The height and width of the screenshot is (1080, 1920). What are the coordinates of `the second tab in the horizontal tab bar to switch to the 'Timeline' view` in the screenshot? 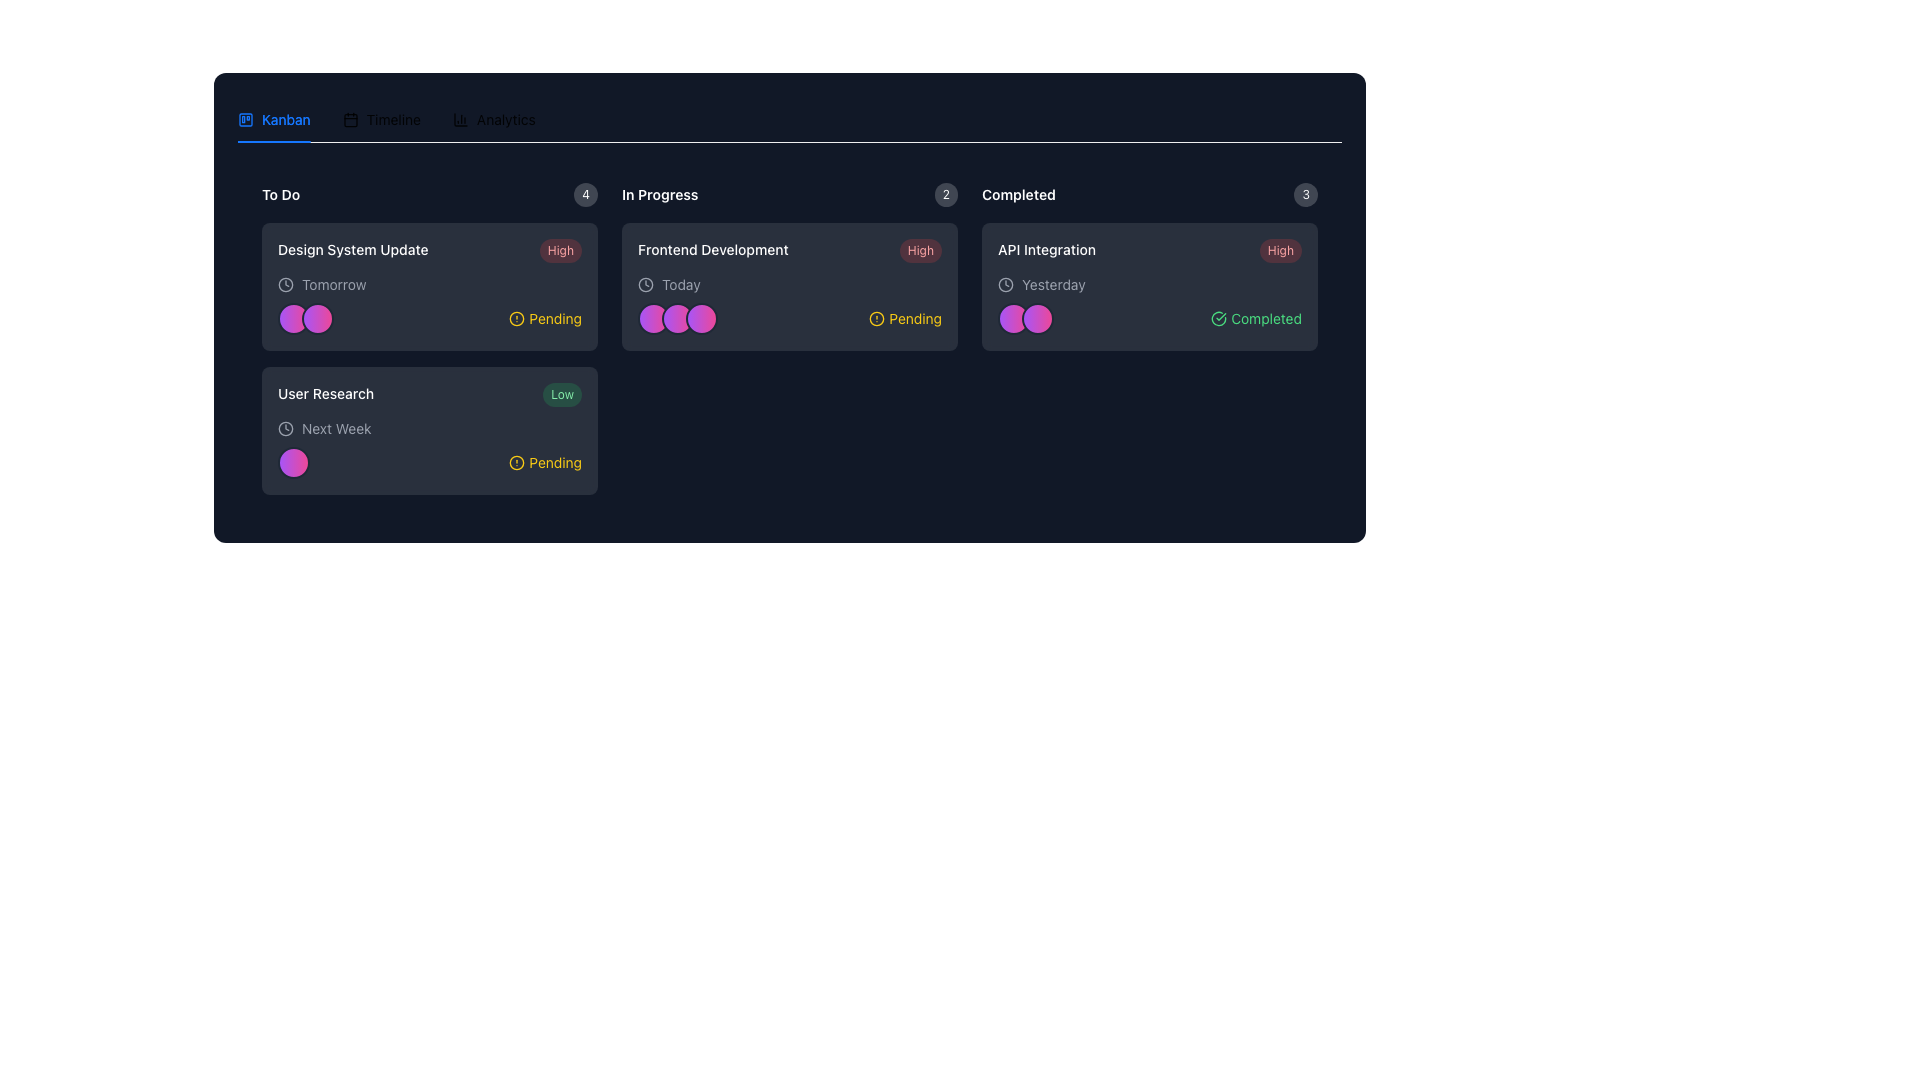 It's located at (381, 119).